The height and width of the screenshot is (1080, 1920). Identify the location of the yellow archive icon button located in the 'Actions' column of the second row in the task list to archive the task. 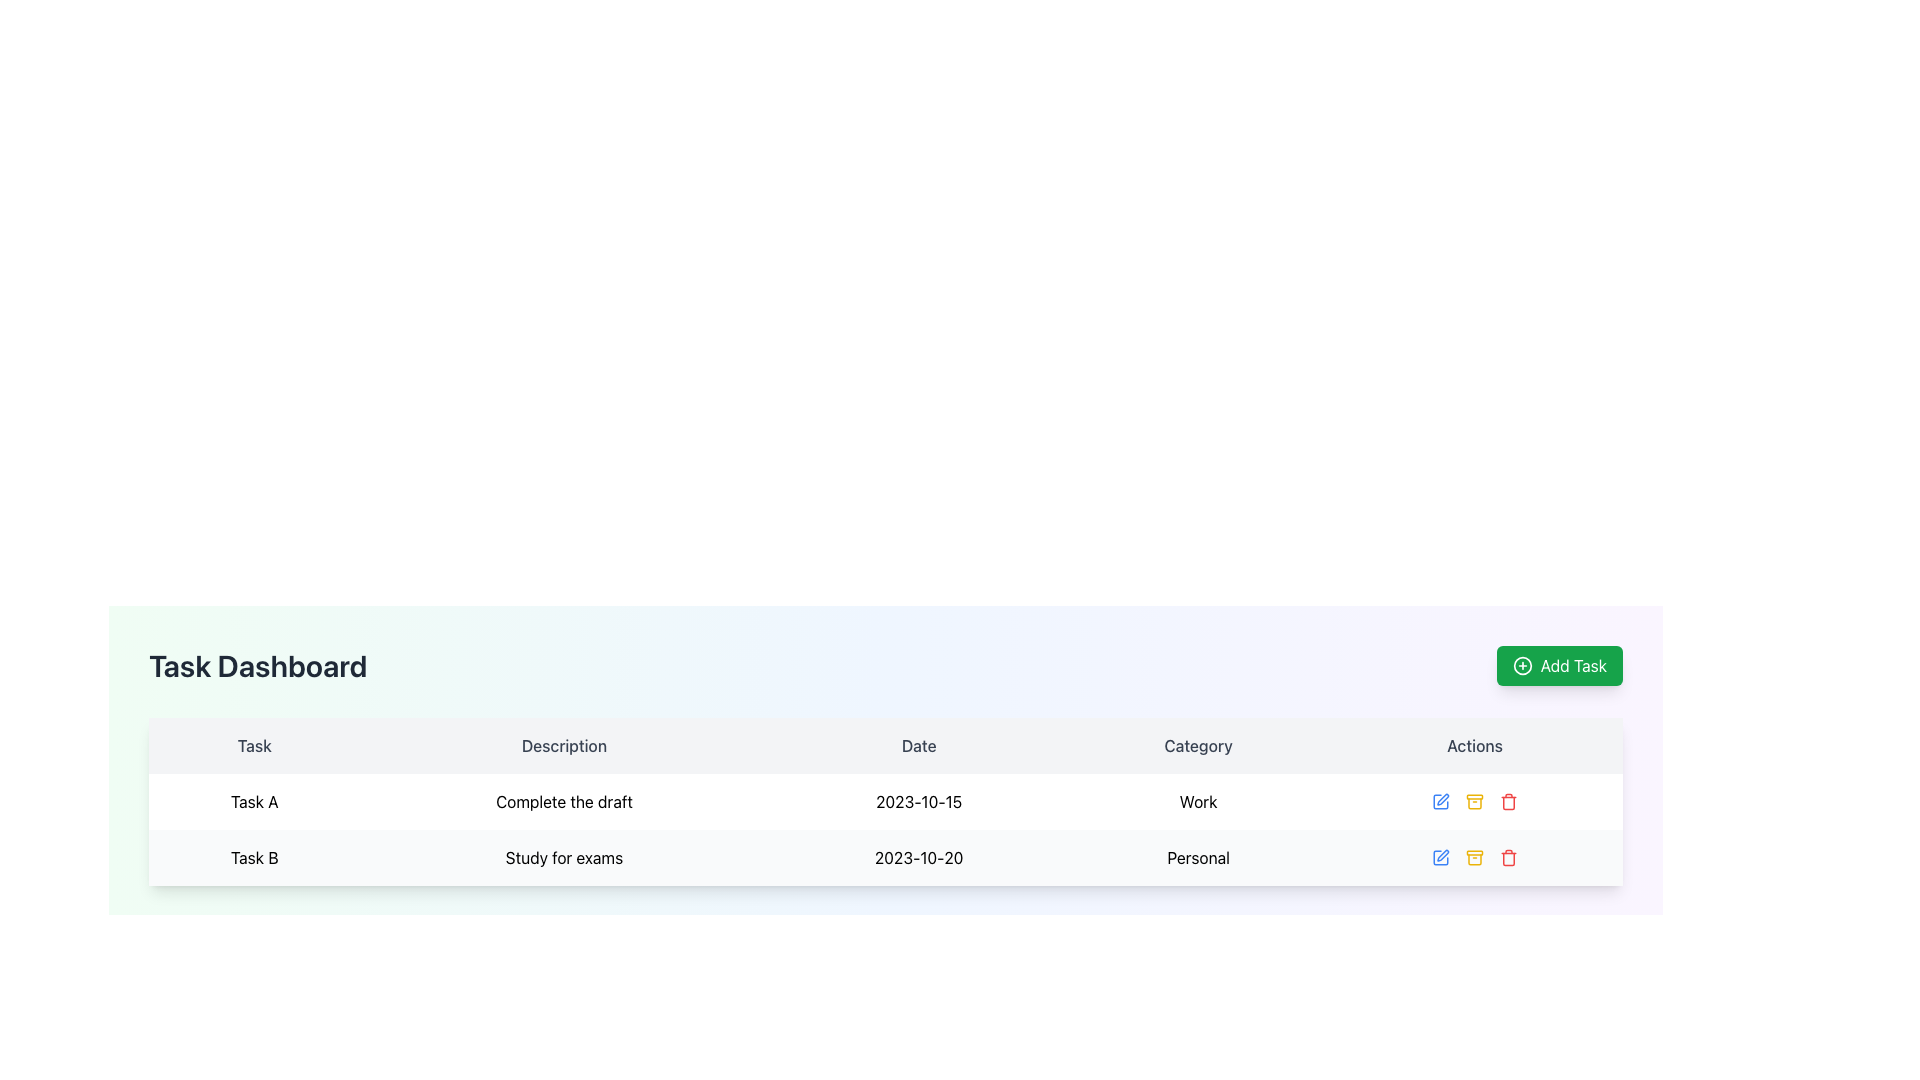
(1475, 856).